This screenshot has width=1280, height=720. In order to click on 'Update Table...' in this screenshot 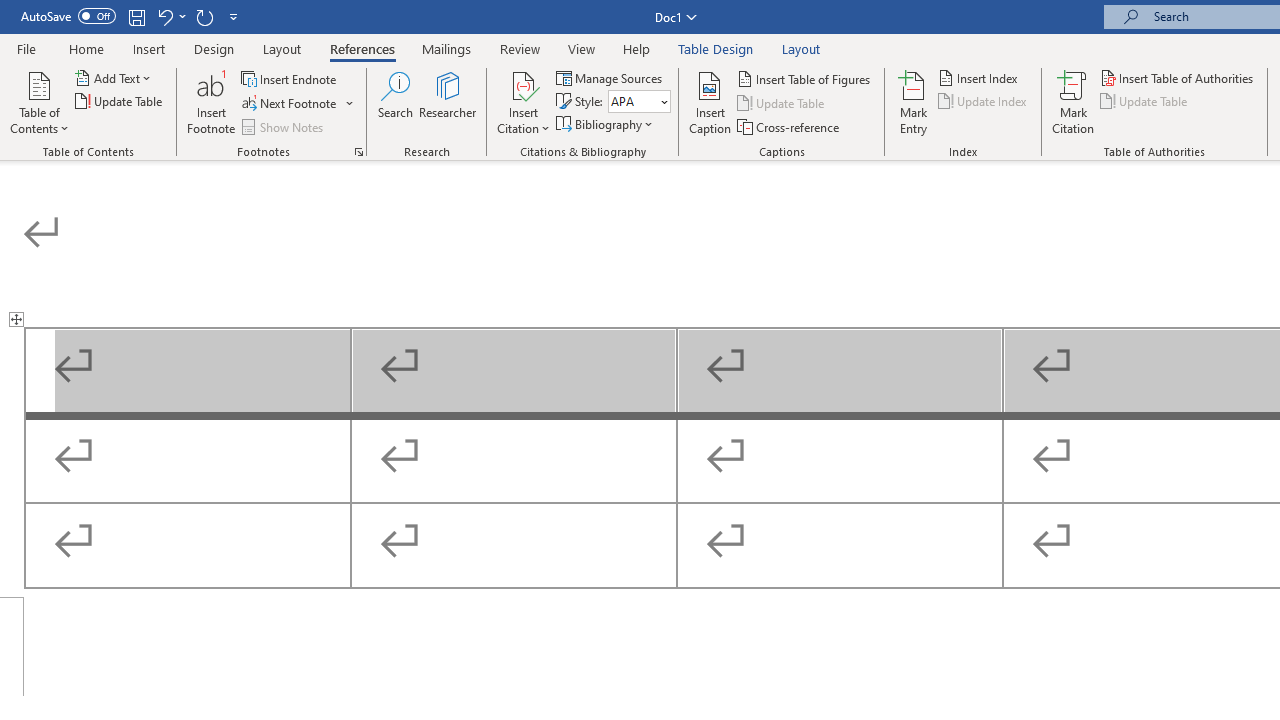, I will do `click(119, 101)`.